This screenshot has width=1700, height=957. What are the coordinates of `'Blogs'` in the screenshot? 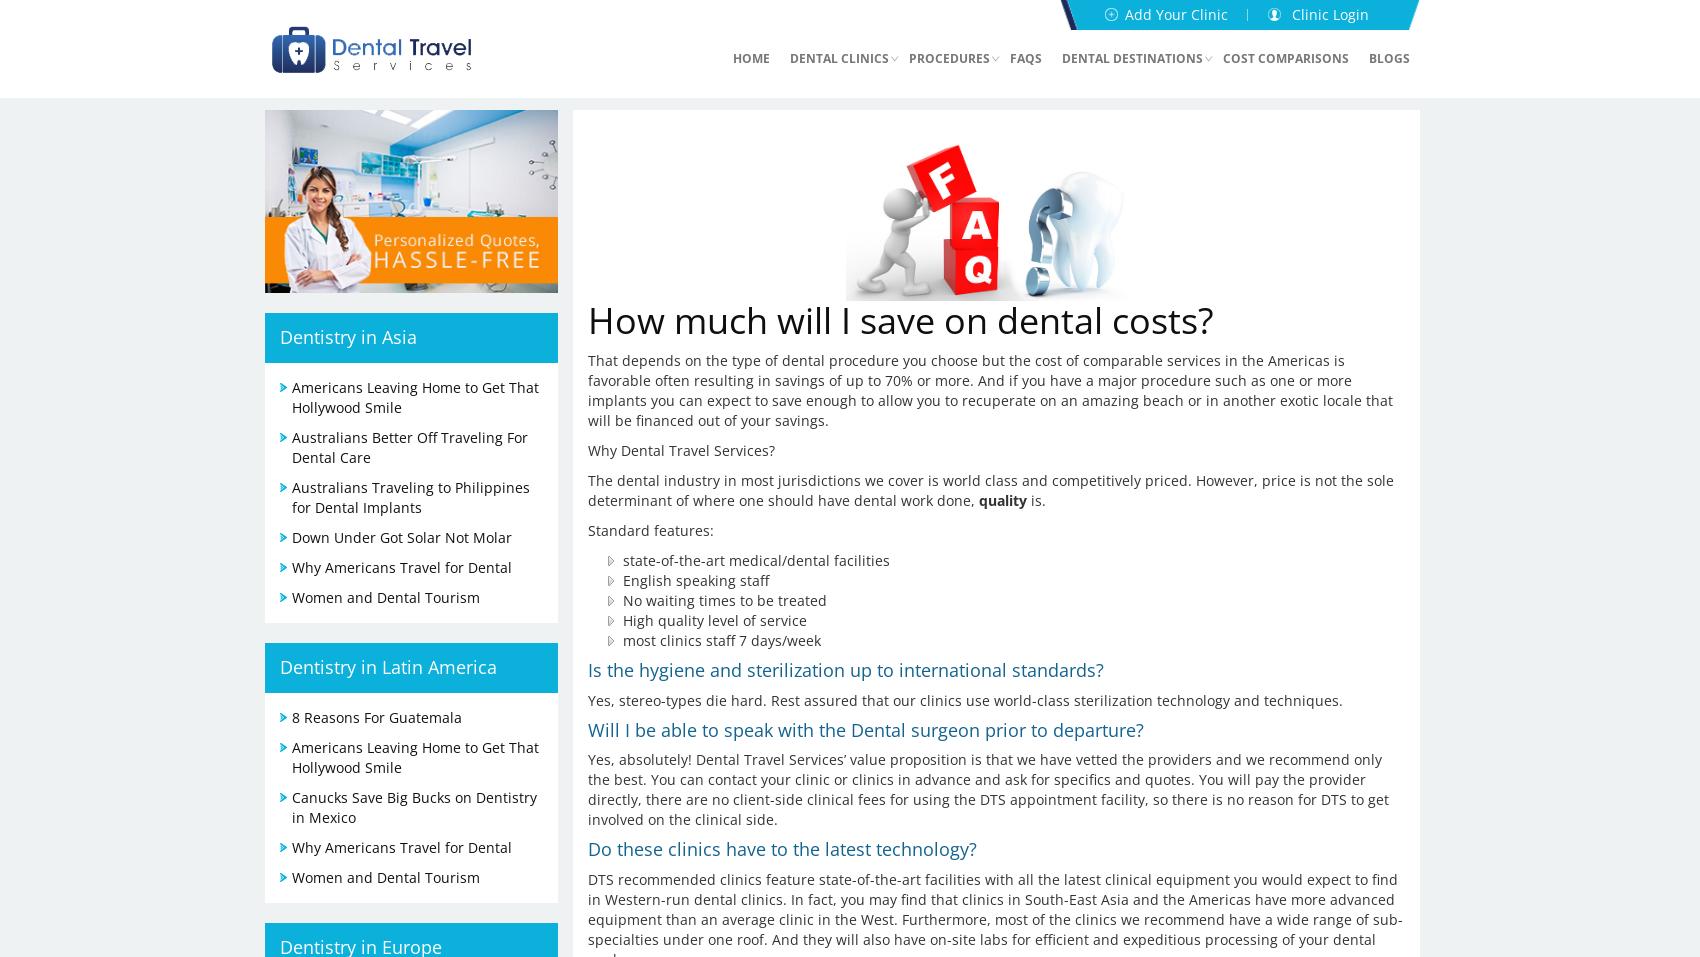 It's located at (1388, 57).